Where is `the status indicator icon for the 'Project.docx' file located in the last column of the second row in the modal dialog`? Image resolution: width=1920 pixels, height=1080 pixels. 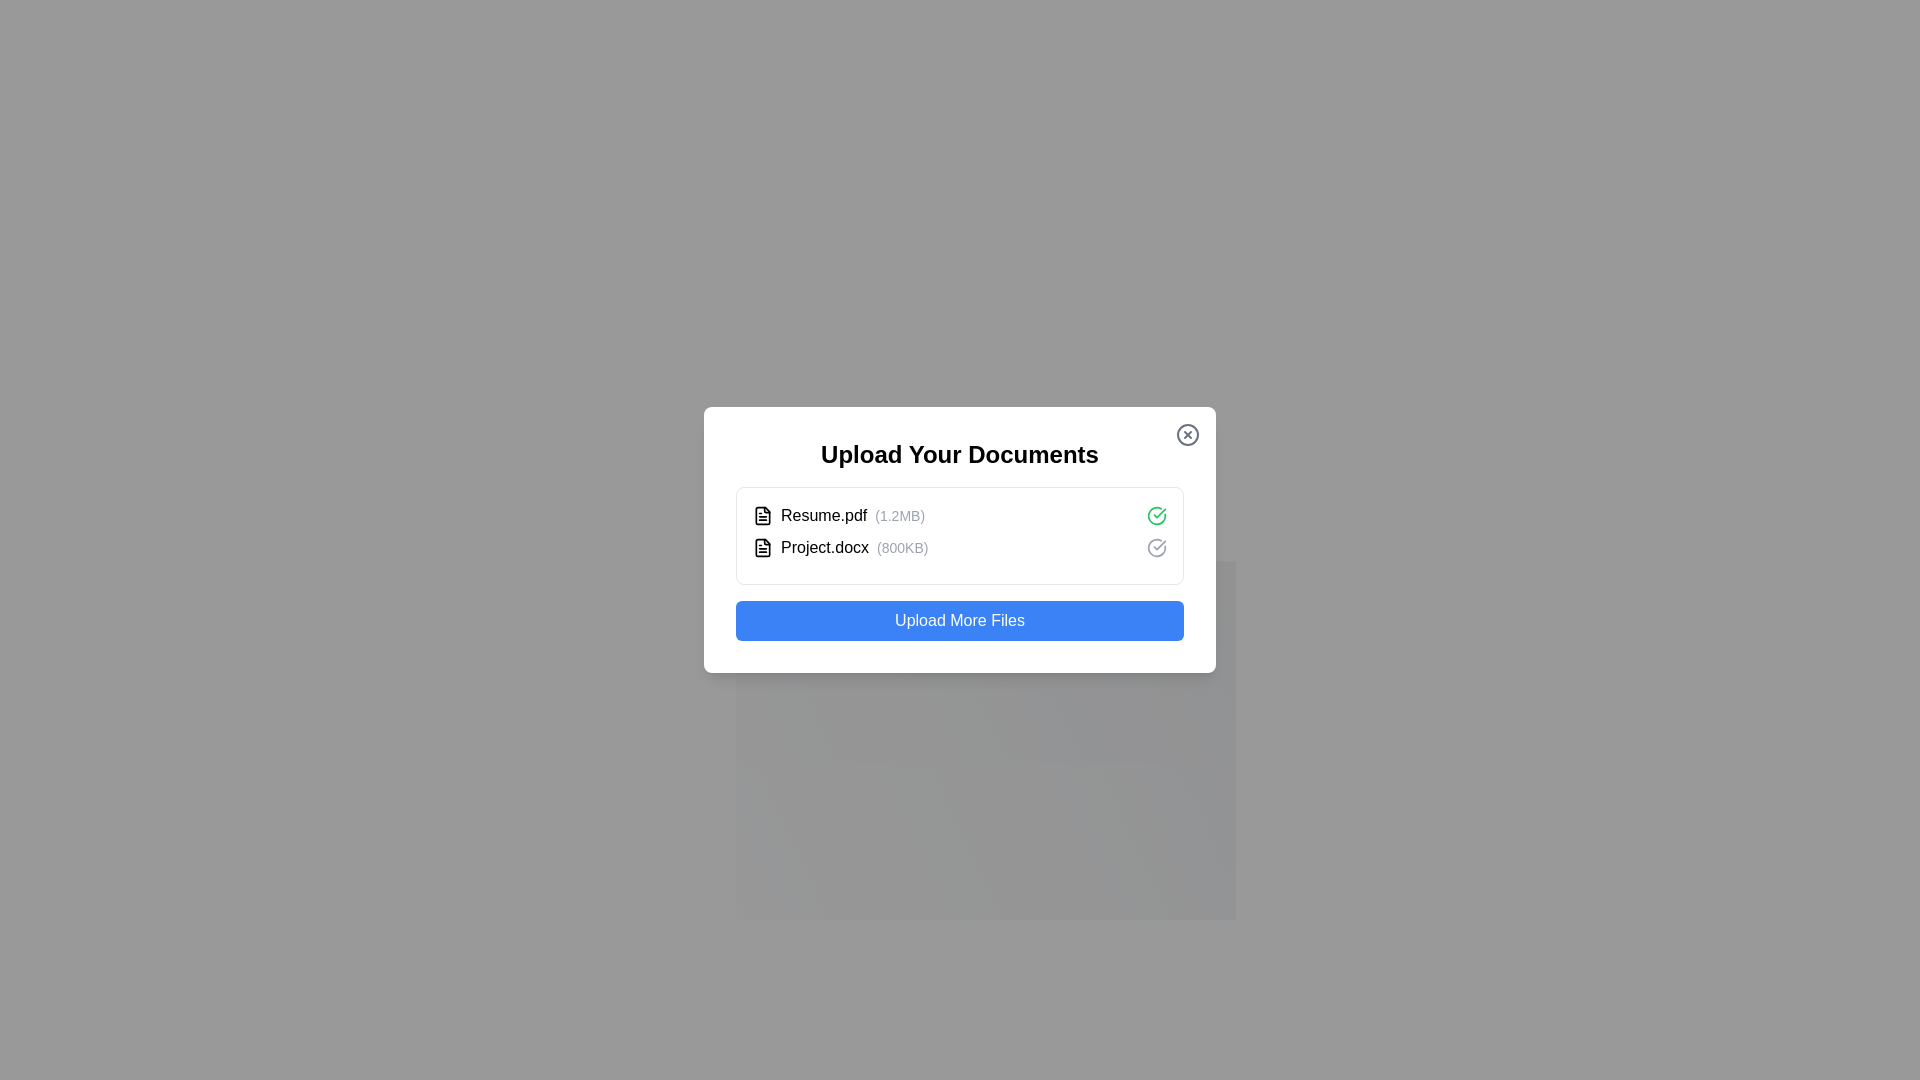
the status indicator icon for the 'Project.docx' file located in the last column of the second row in the modal dialog is located at coordinates (1156, 547).